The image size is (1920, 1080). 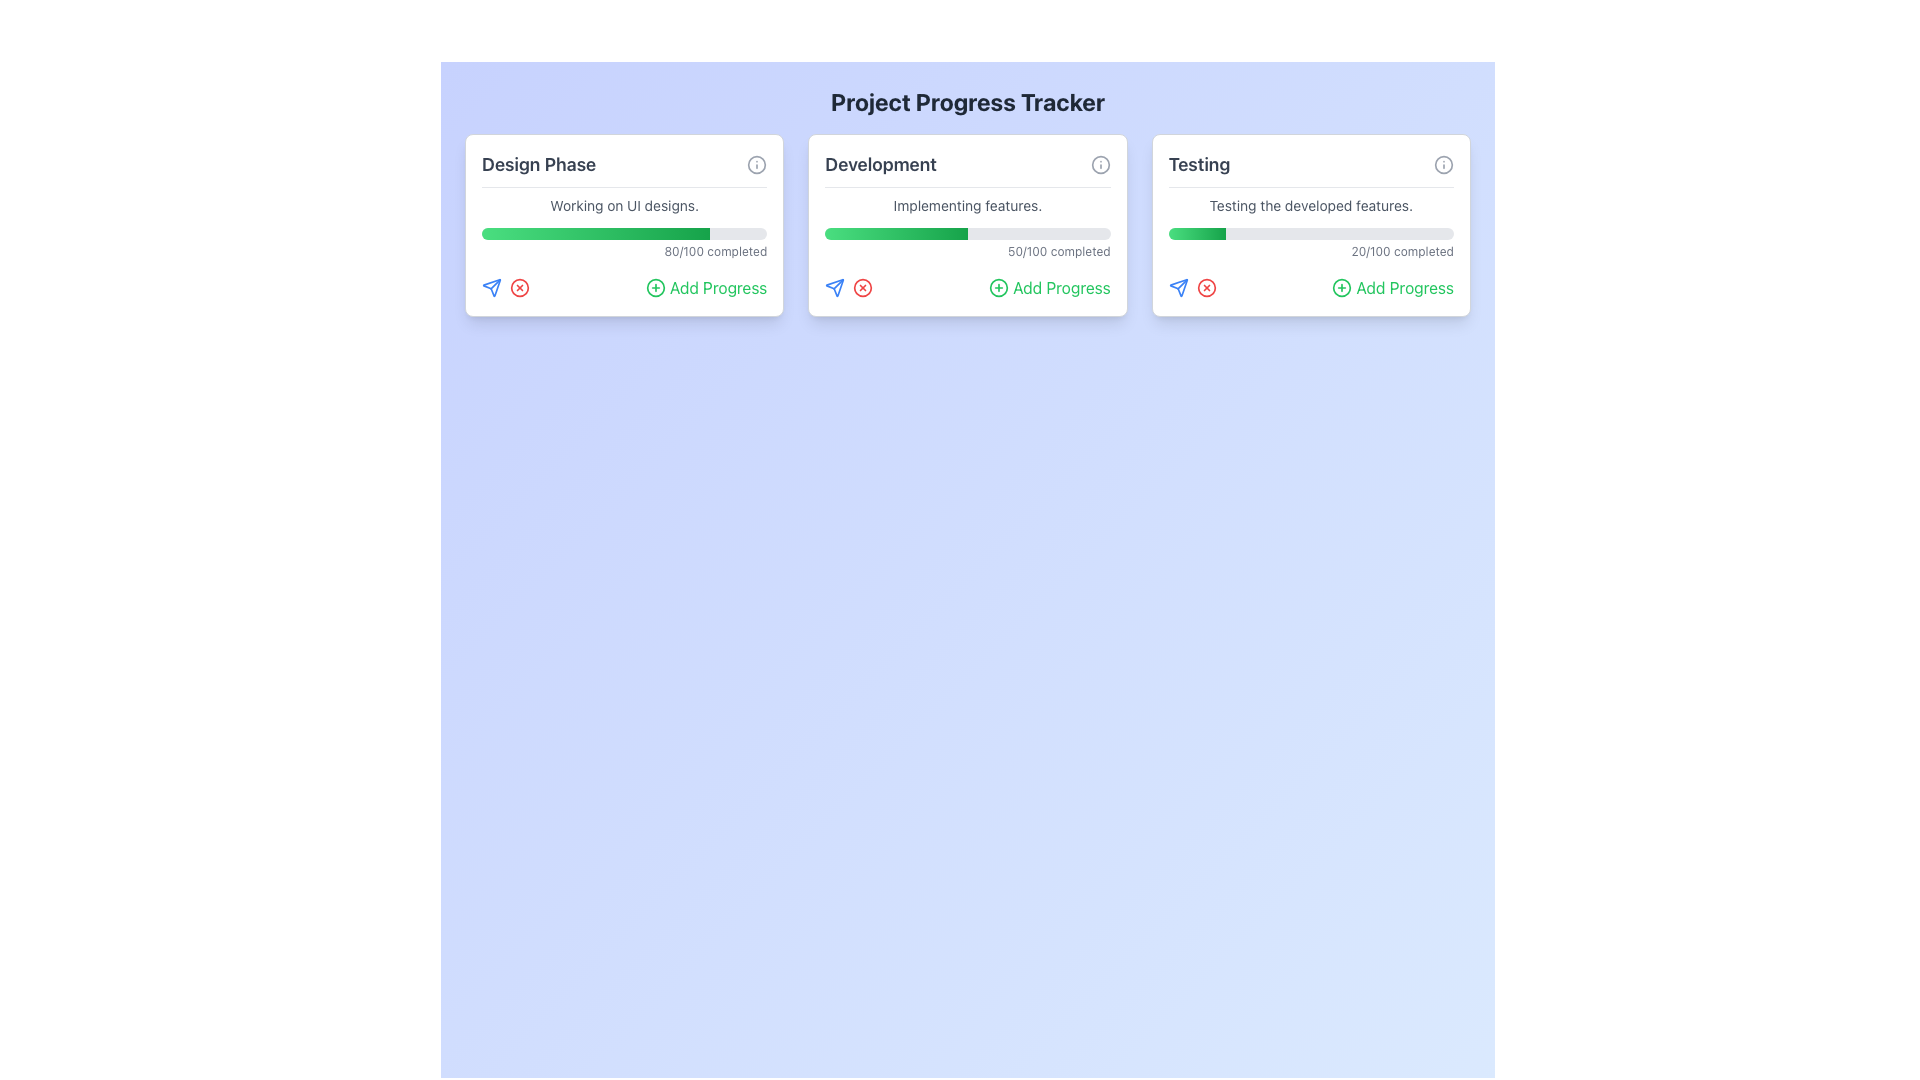 I want to click on informational static text located in the second card of the three-card layout titled 'Development', which is positioned beneath the card title and above the progression bar, so click(x=968, y=205).